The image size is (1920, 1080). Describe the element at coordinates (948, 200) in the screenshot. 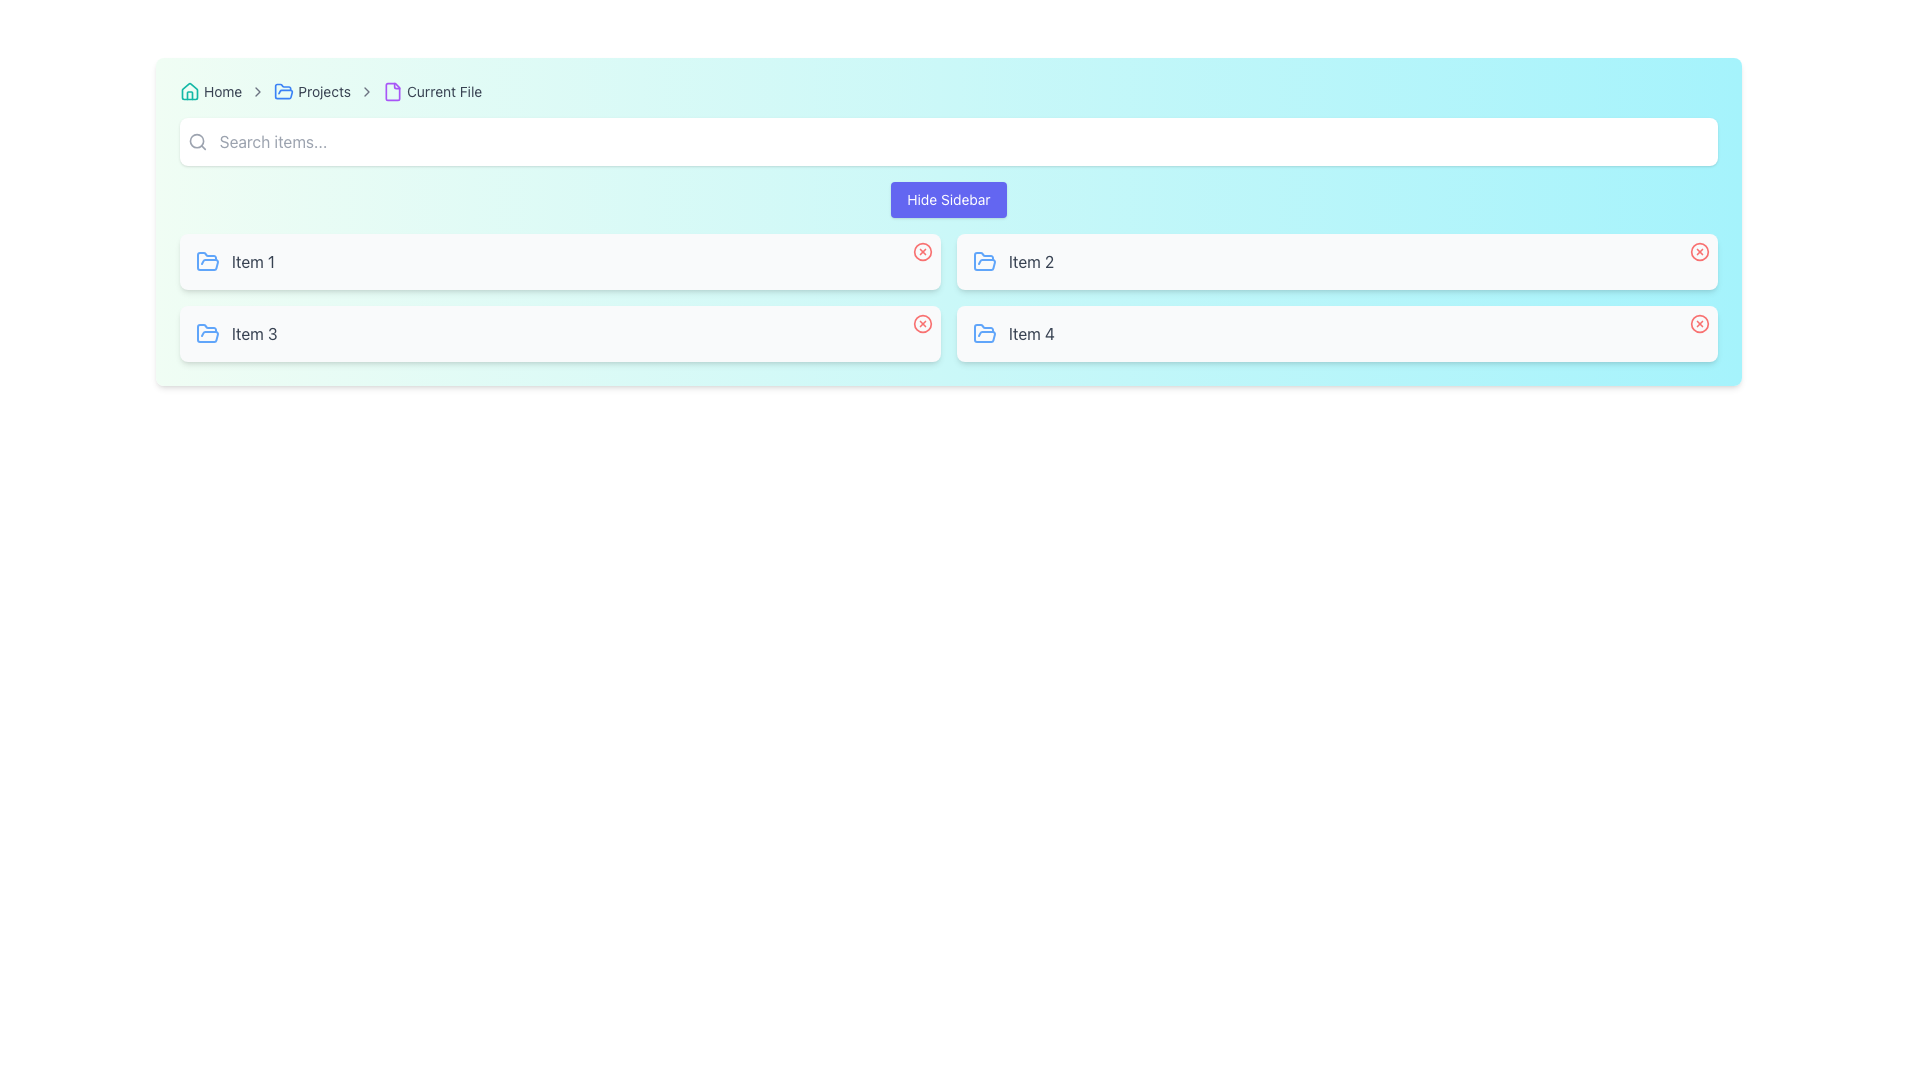

I see `the button that toggles the visibility of the sidebar, which is centered above the grid of items labeled 'Item 1' to 'Item 4' and has a gradient background from green to cyan` at that location.